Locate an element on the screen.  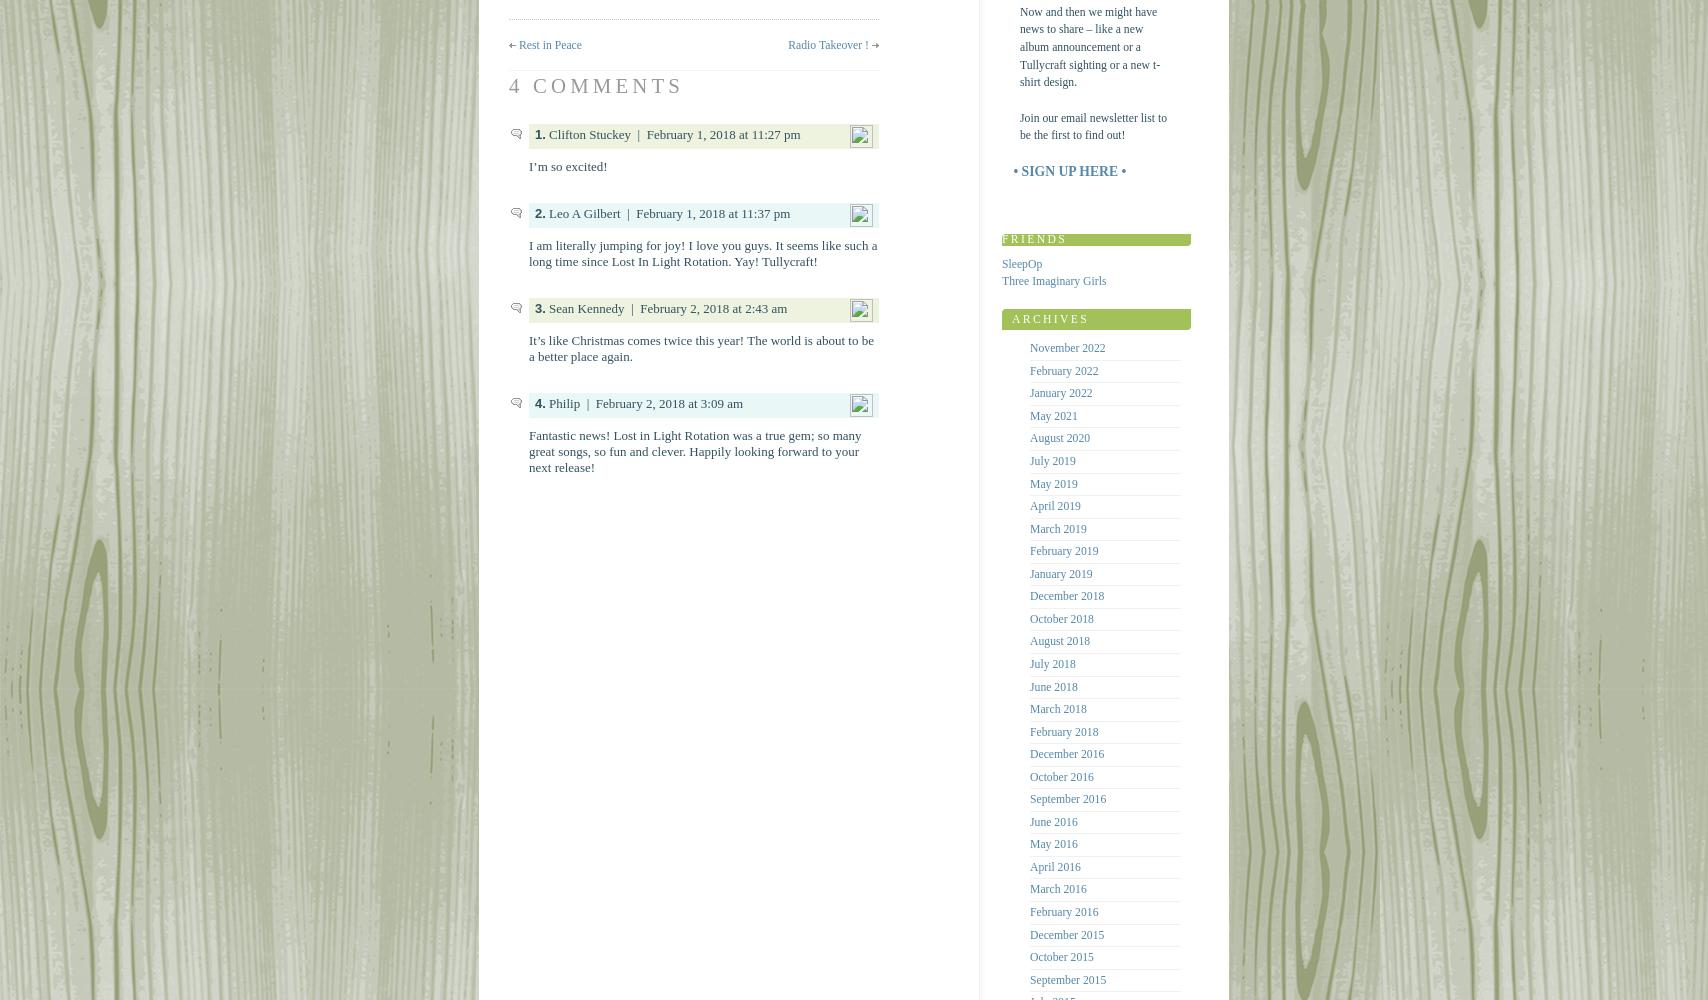
'June 2016' is located at coordinates (1029, 820).